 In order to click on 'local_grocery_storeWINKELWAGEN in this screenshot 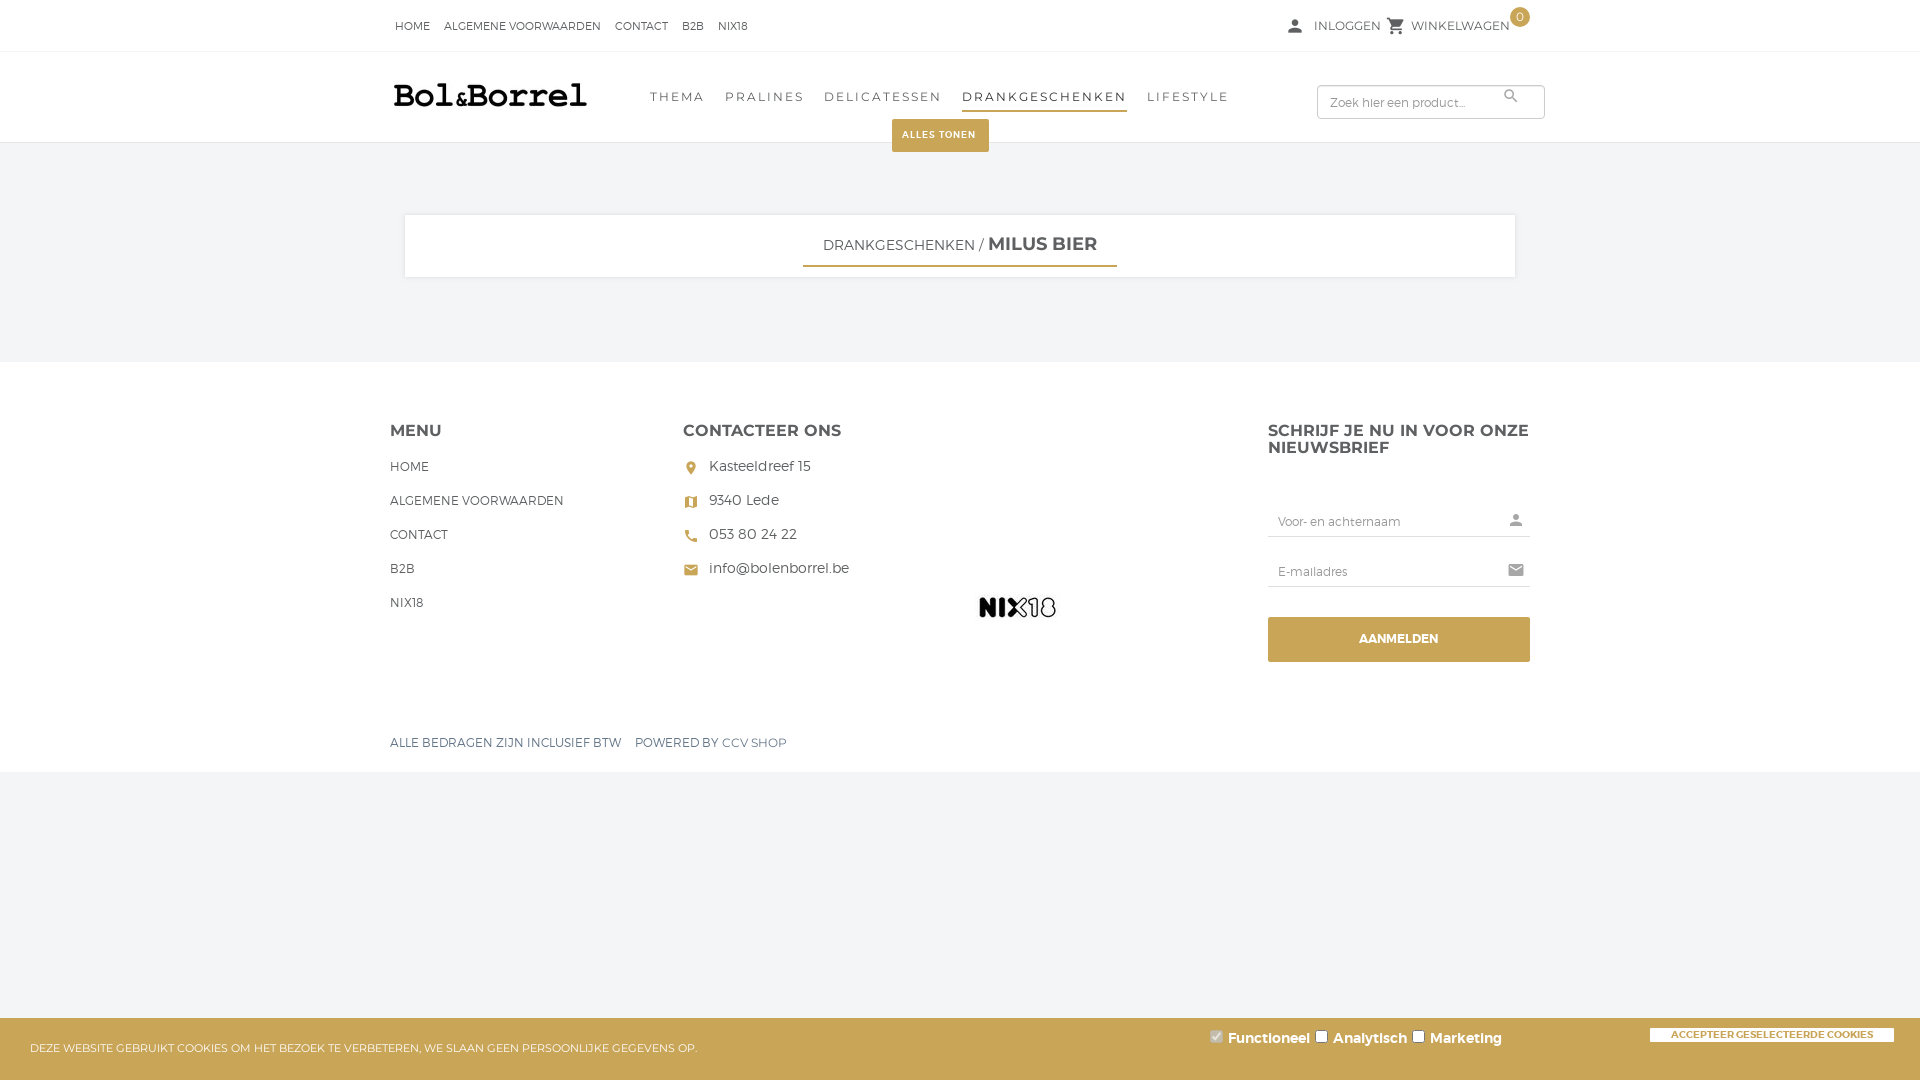, I will do `click(1460, 25)`.